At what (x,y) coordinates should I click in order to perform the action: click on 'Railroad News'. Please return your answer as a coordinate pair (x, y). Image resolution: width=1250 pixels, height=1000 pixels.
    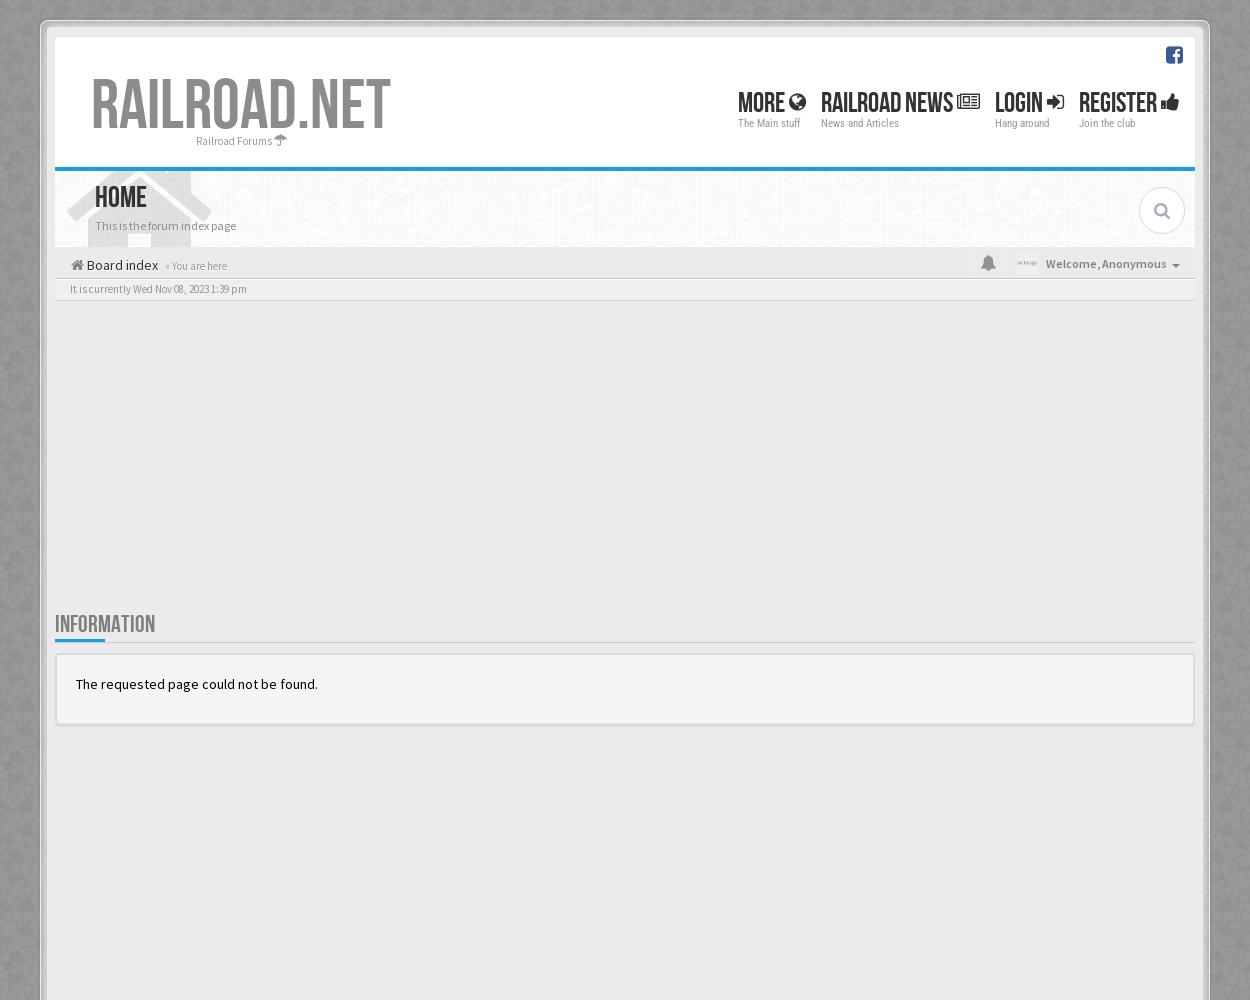
    Looking at the image, I should click on (889, 101).